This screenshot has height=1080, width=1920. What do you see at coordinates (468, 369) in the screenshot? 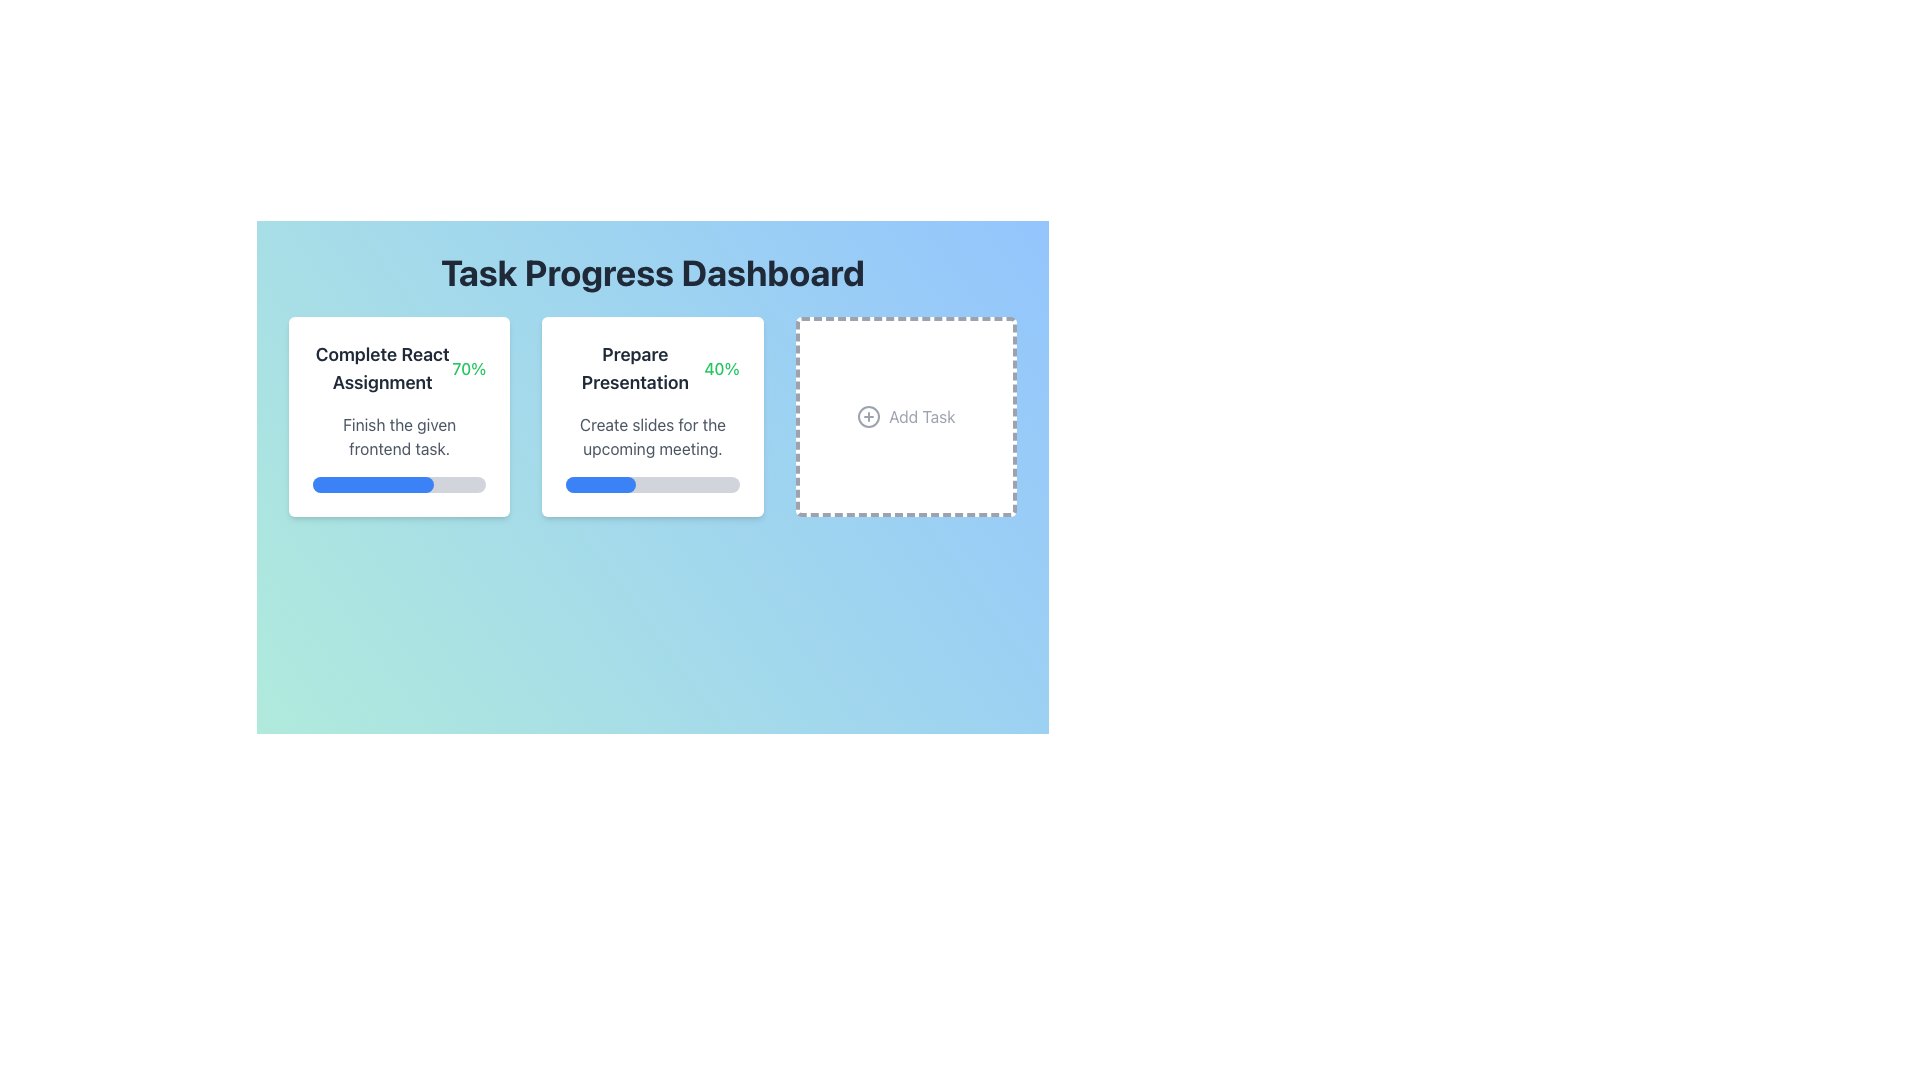
I see `the green percentage display showing '70%' within the task card titled 'Complete React Assignment' located in the top right corner of the card` at bounding box center [468, 369].